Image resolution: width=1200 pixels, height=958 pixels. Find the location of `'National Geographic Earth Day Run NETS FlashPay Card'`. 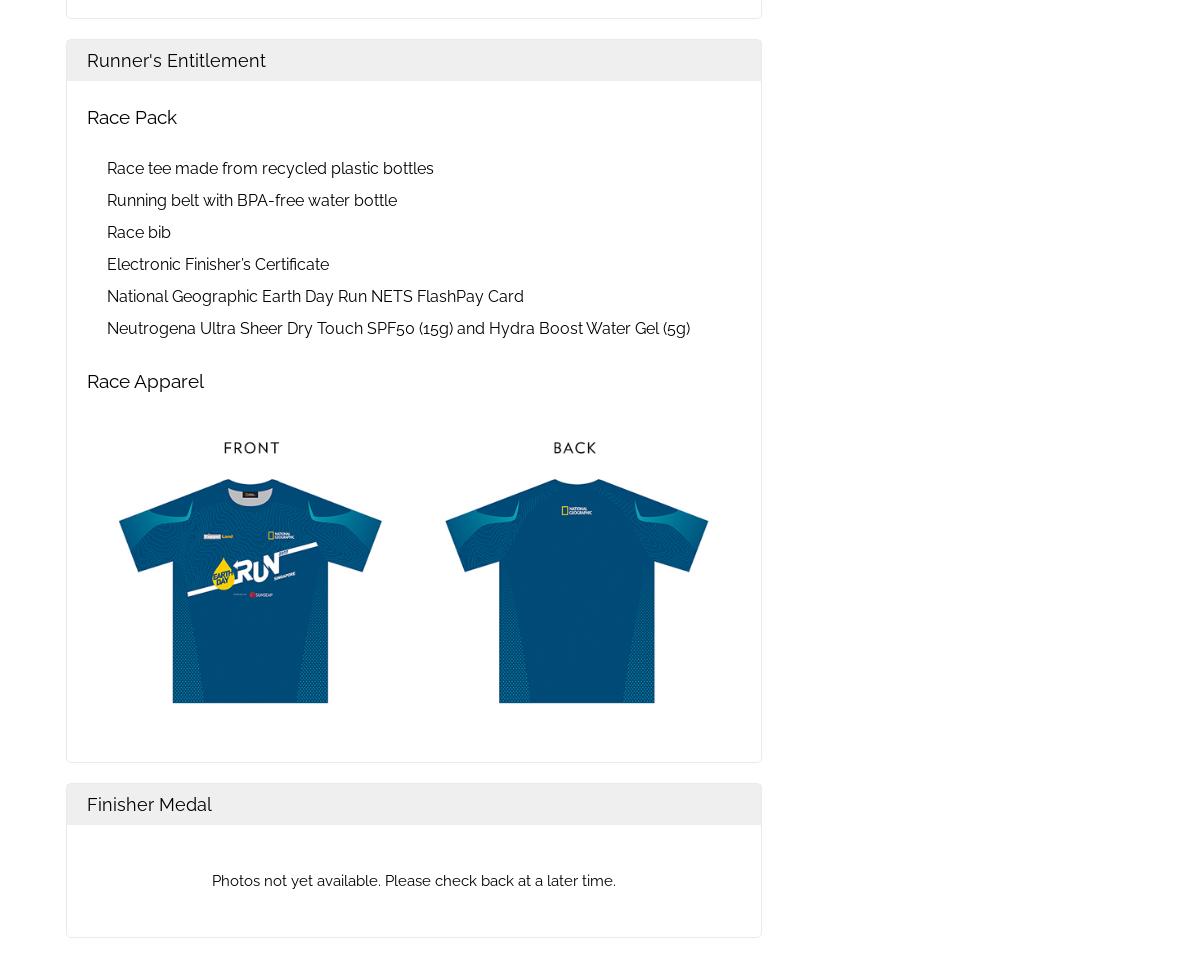

'National Geographic Earth Day Run NETS FlashPay Card' is located at coordinates (315, 296).